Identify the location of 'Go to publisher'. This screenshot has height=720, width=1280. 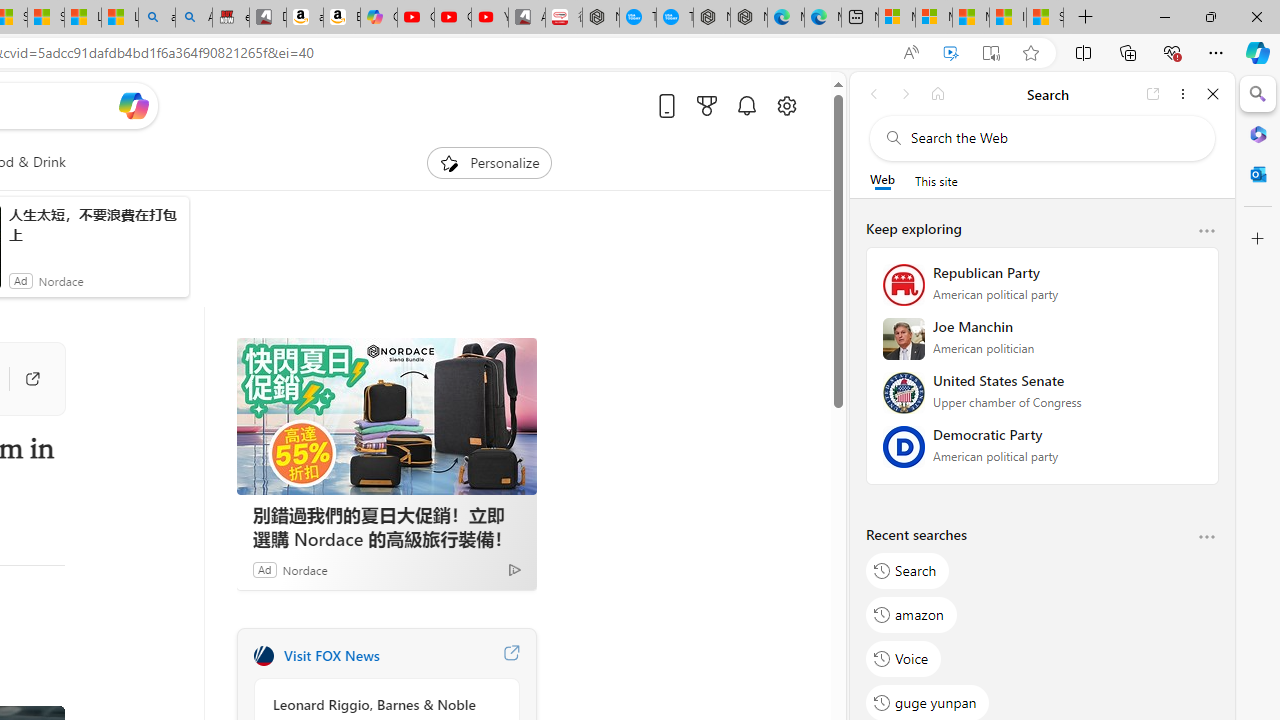
(22, 379).